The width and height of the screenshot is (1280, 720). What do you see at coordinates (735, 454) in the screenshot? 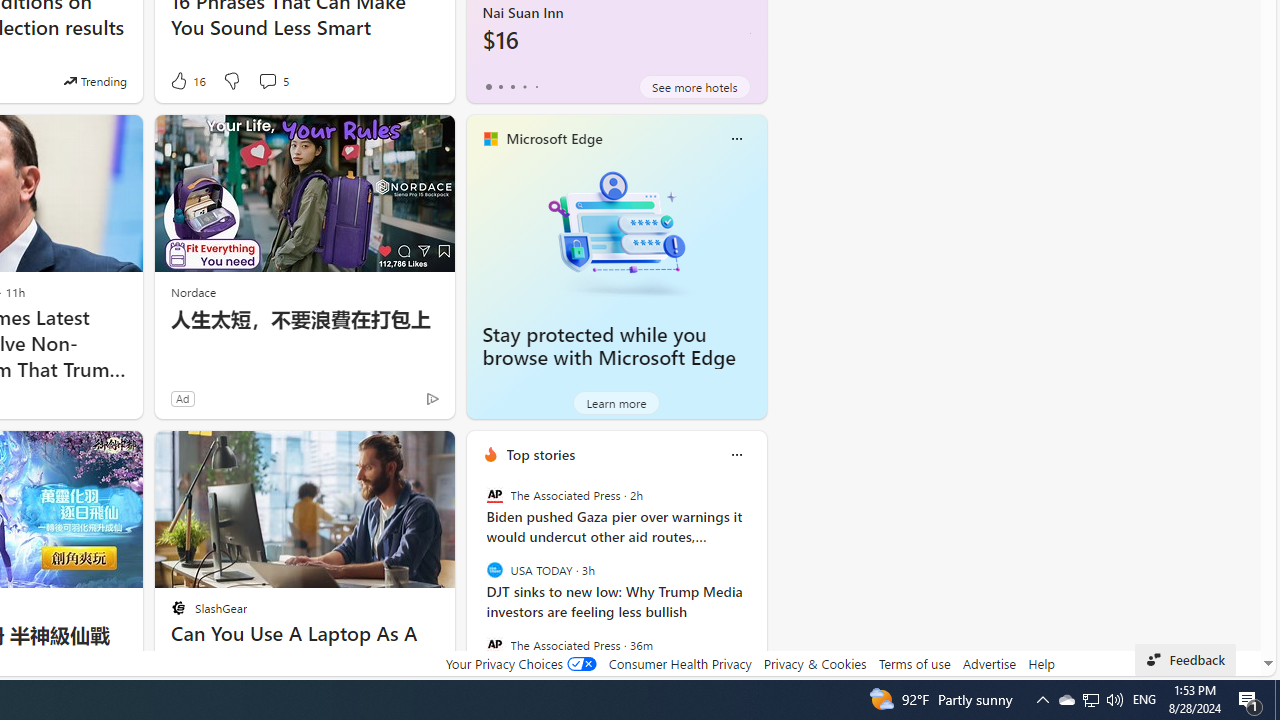
I see `'More options'` at bounding box center [735, 454].